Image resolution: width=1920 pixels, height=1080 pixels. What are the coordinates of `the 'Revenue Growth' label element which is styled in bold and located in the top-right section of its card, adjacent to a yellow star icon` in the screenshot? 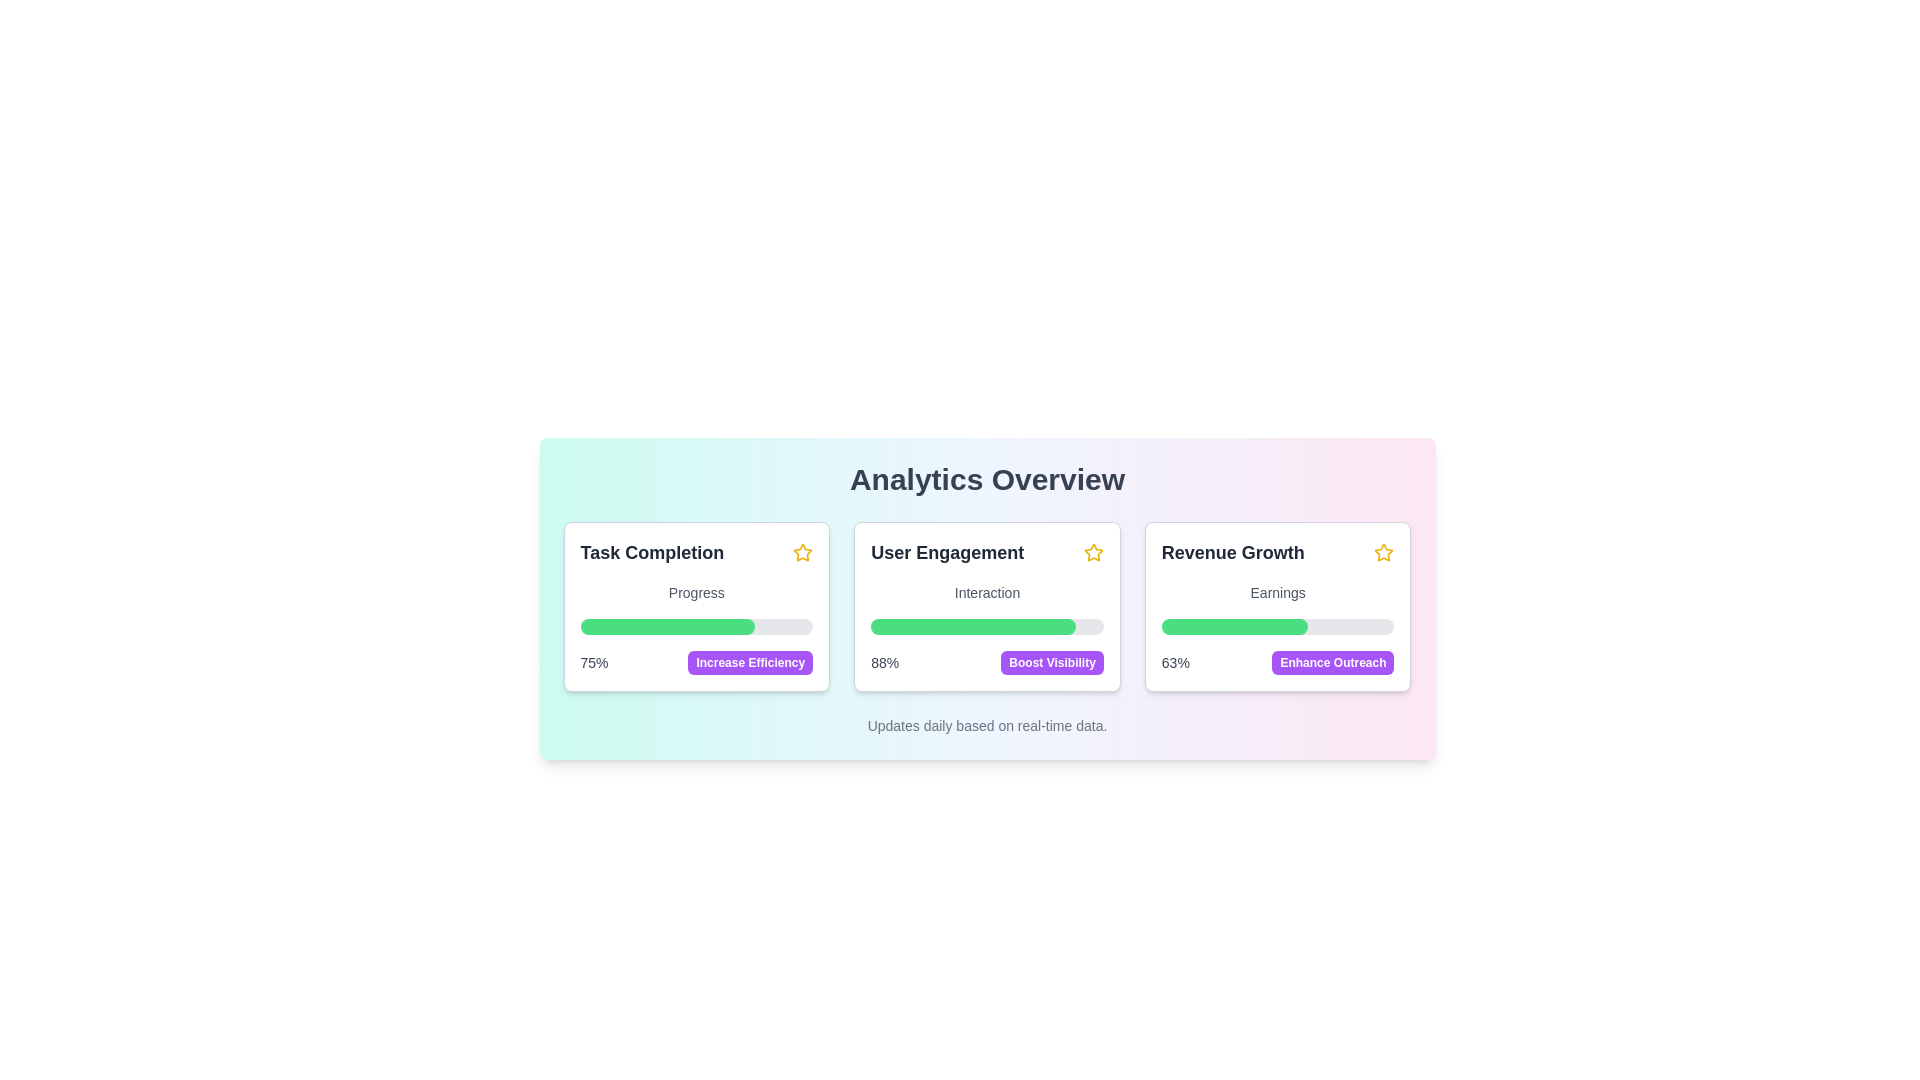 It's located at (1277, 552).